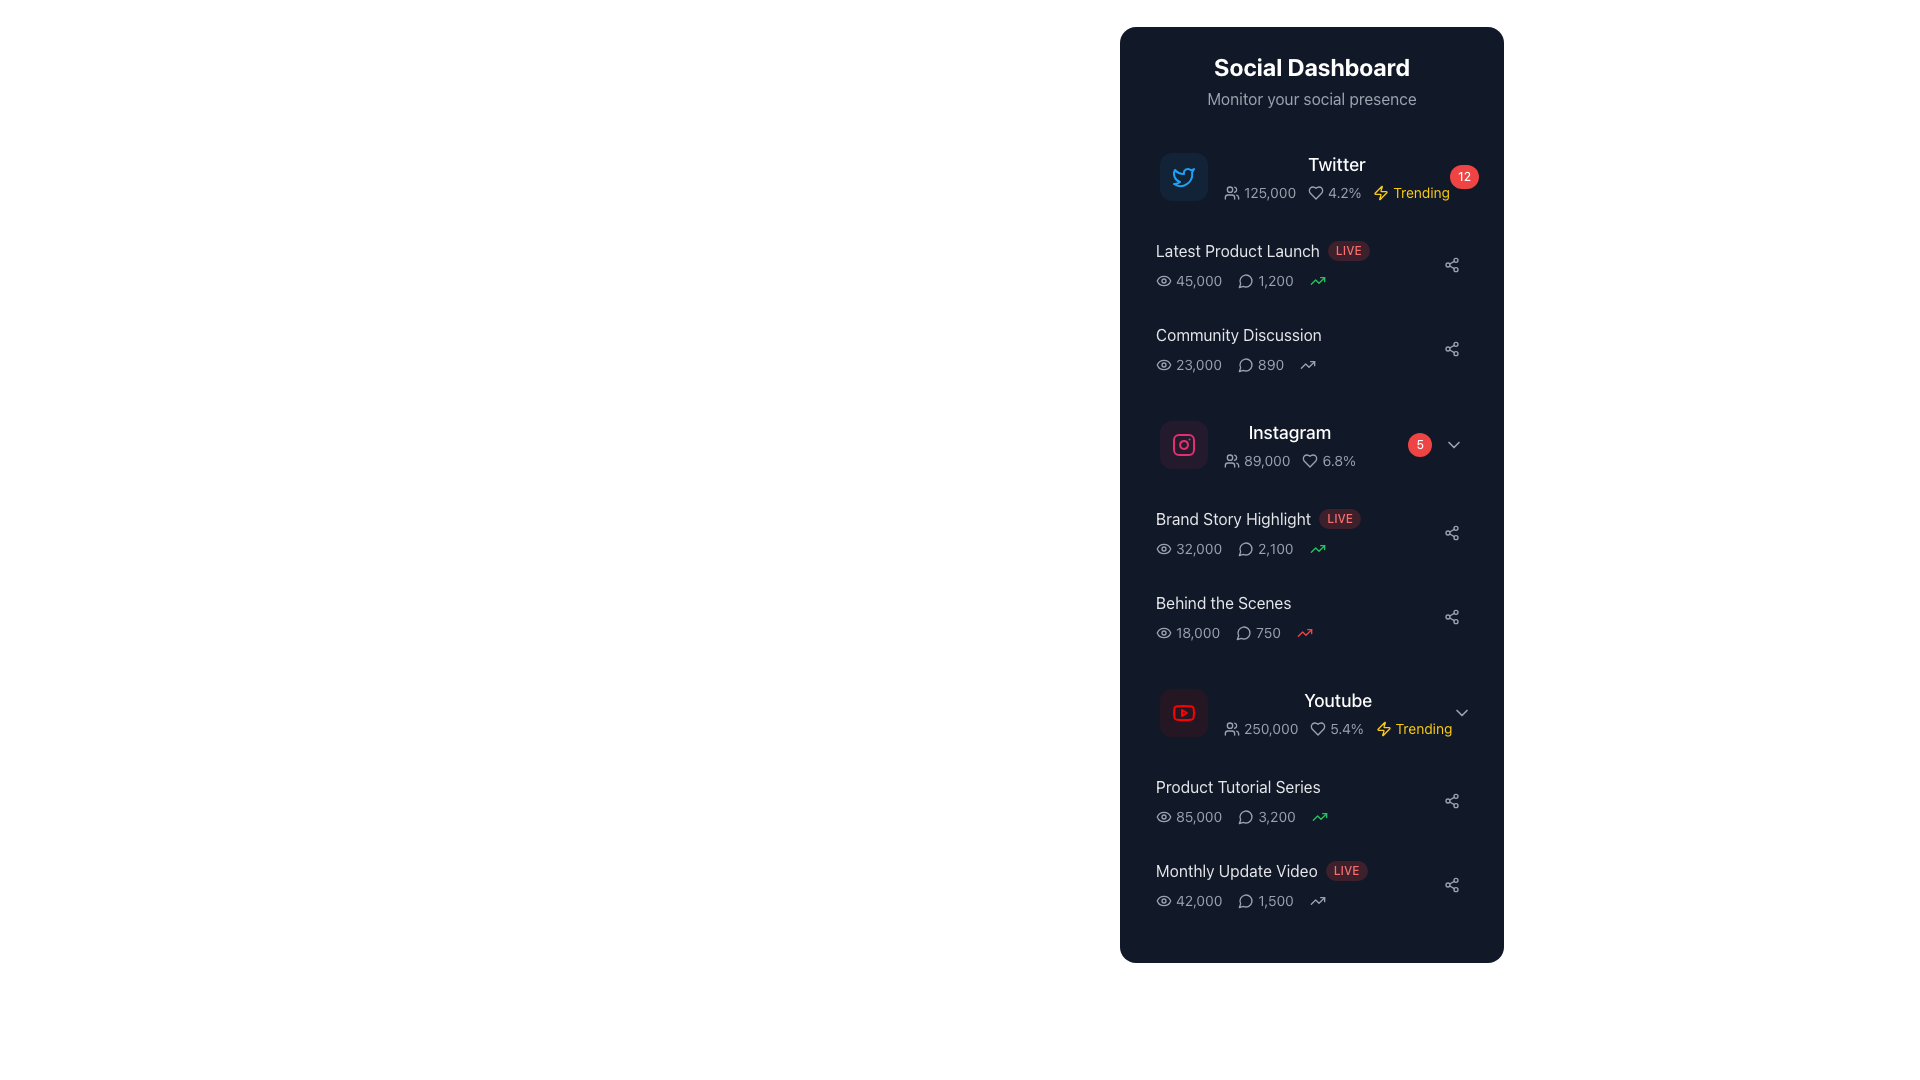  What do you see at coordinates (1256, 461) in the screenshot?
I see `the text label displaying the number '89,000' in gray color, which is located next to the group of people icon in the Social Dashboard interface` at bounding box center [1256, 461].